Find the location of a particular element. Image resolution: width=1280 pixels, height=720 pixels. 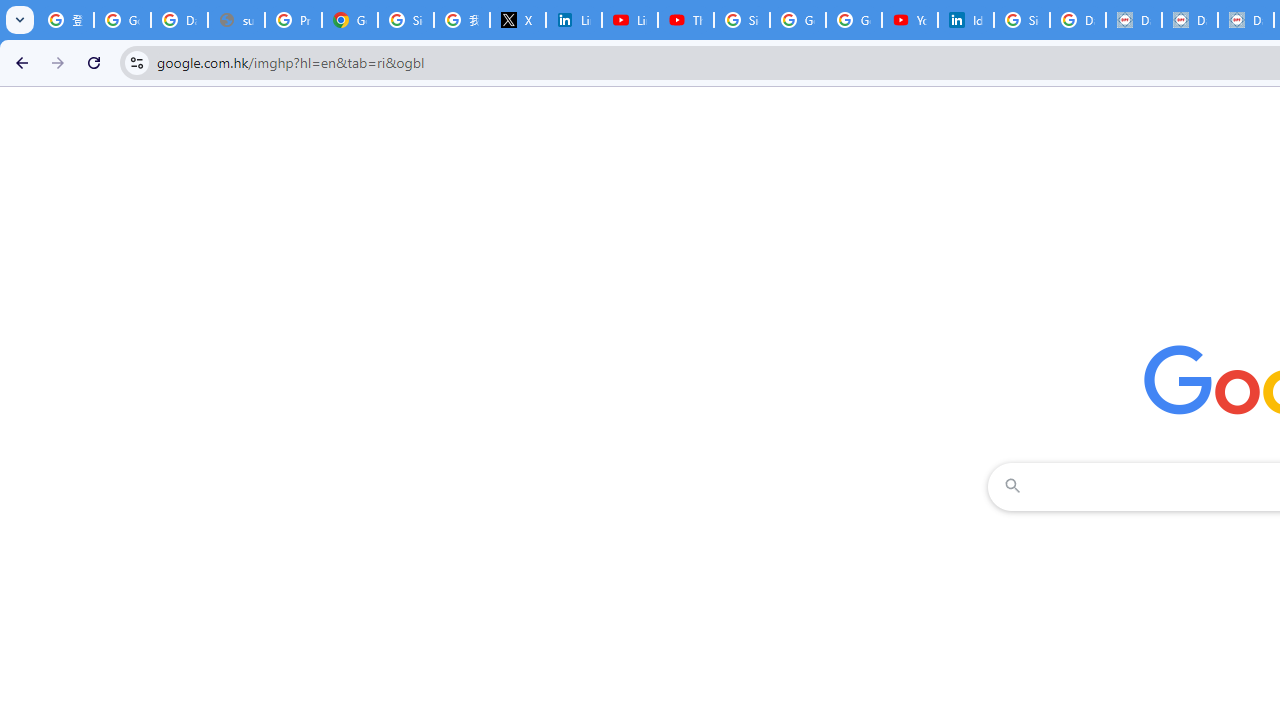

'support.google.com - Network error' is located at coordinates (236, 20).